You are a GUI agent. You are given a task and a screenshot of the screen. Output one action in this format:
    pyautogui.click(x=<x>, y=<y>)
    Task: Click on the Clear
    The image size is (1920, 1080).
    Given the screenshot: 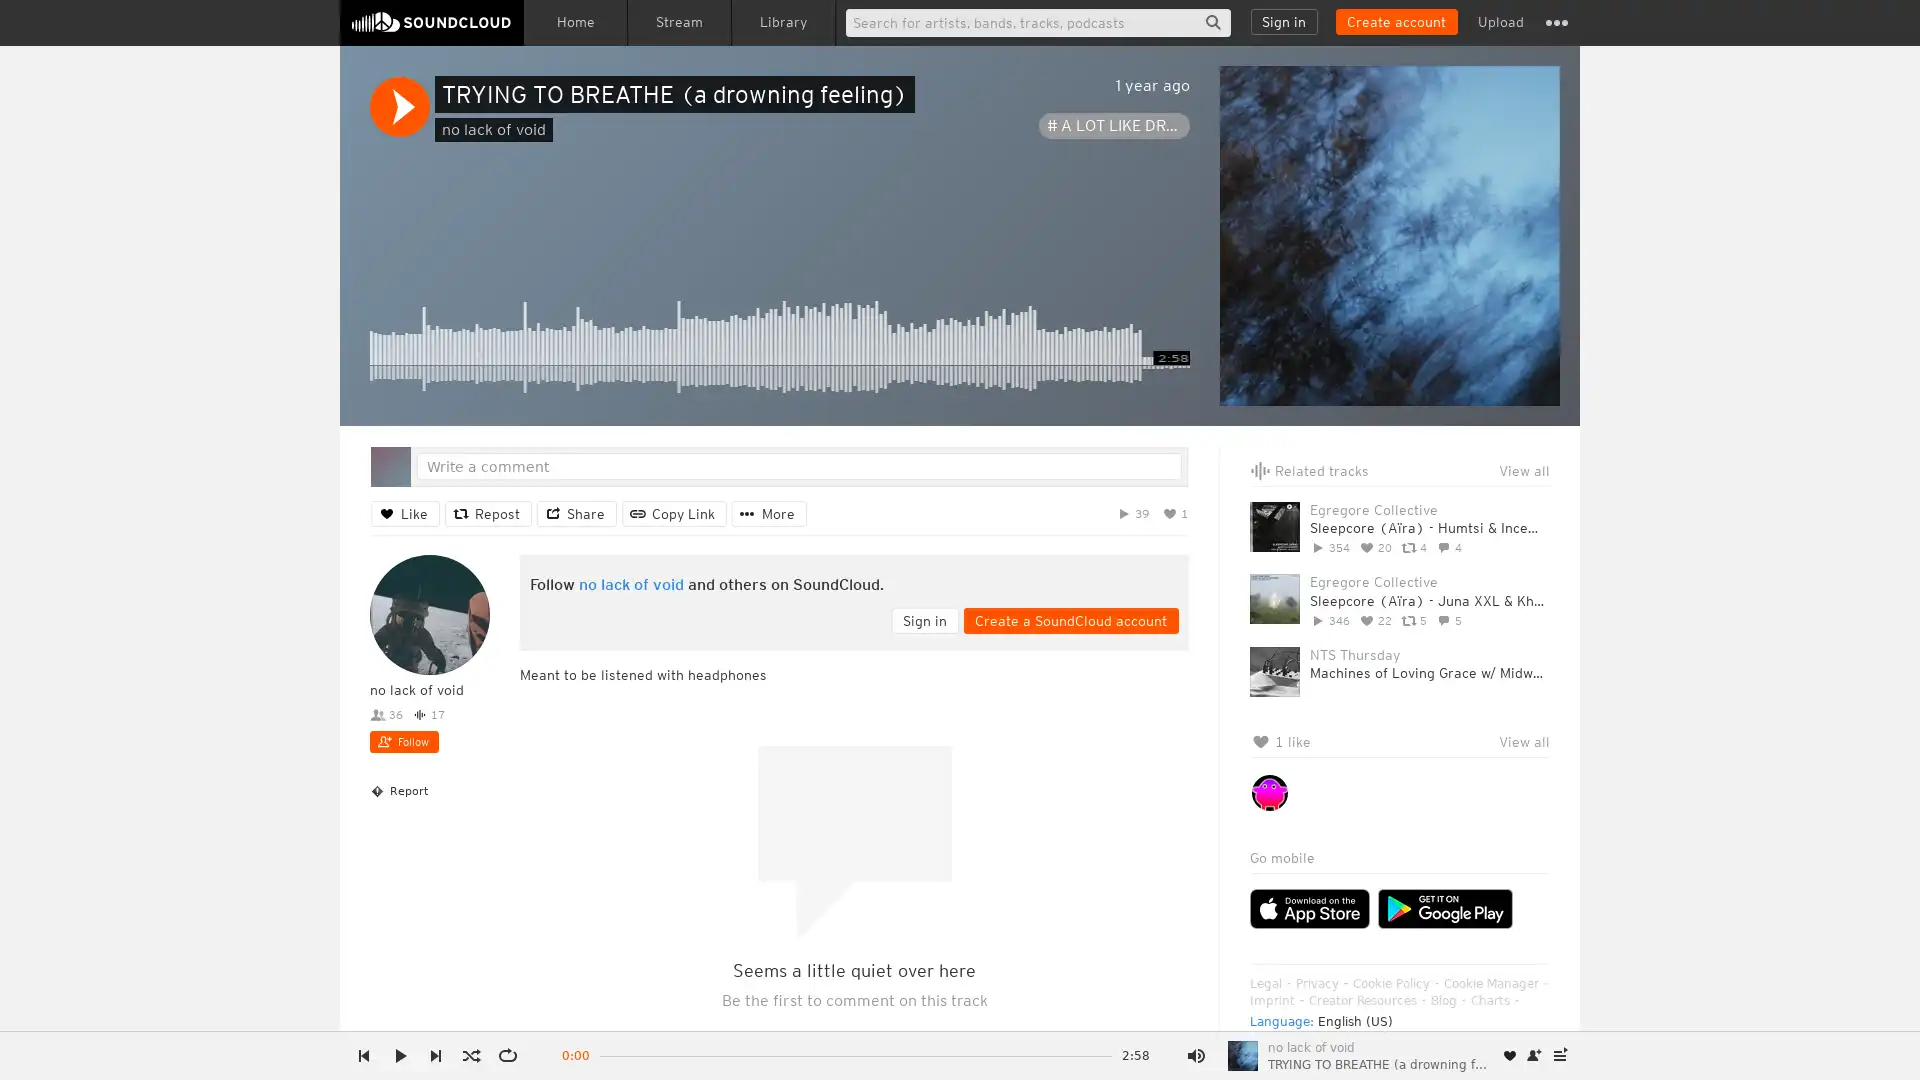 What is the action you would take?
    pyautogui.click(x=1482, y=496)
    